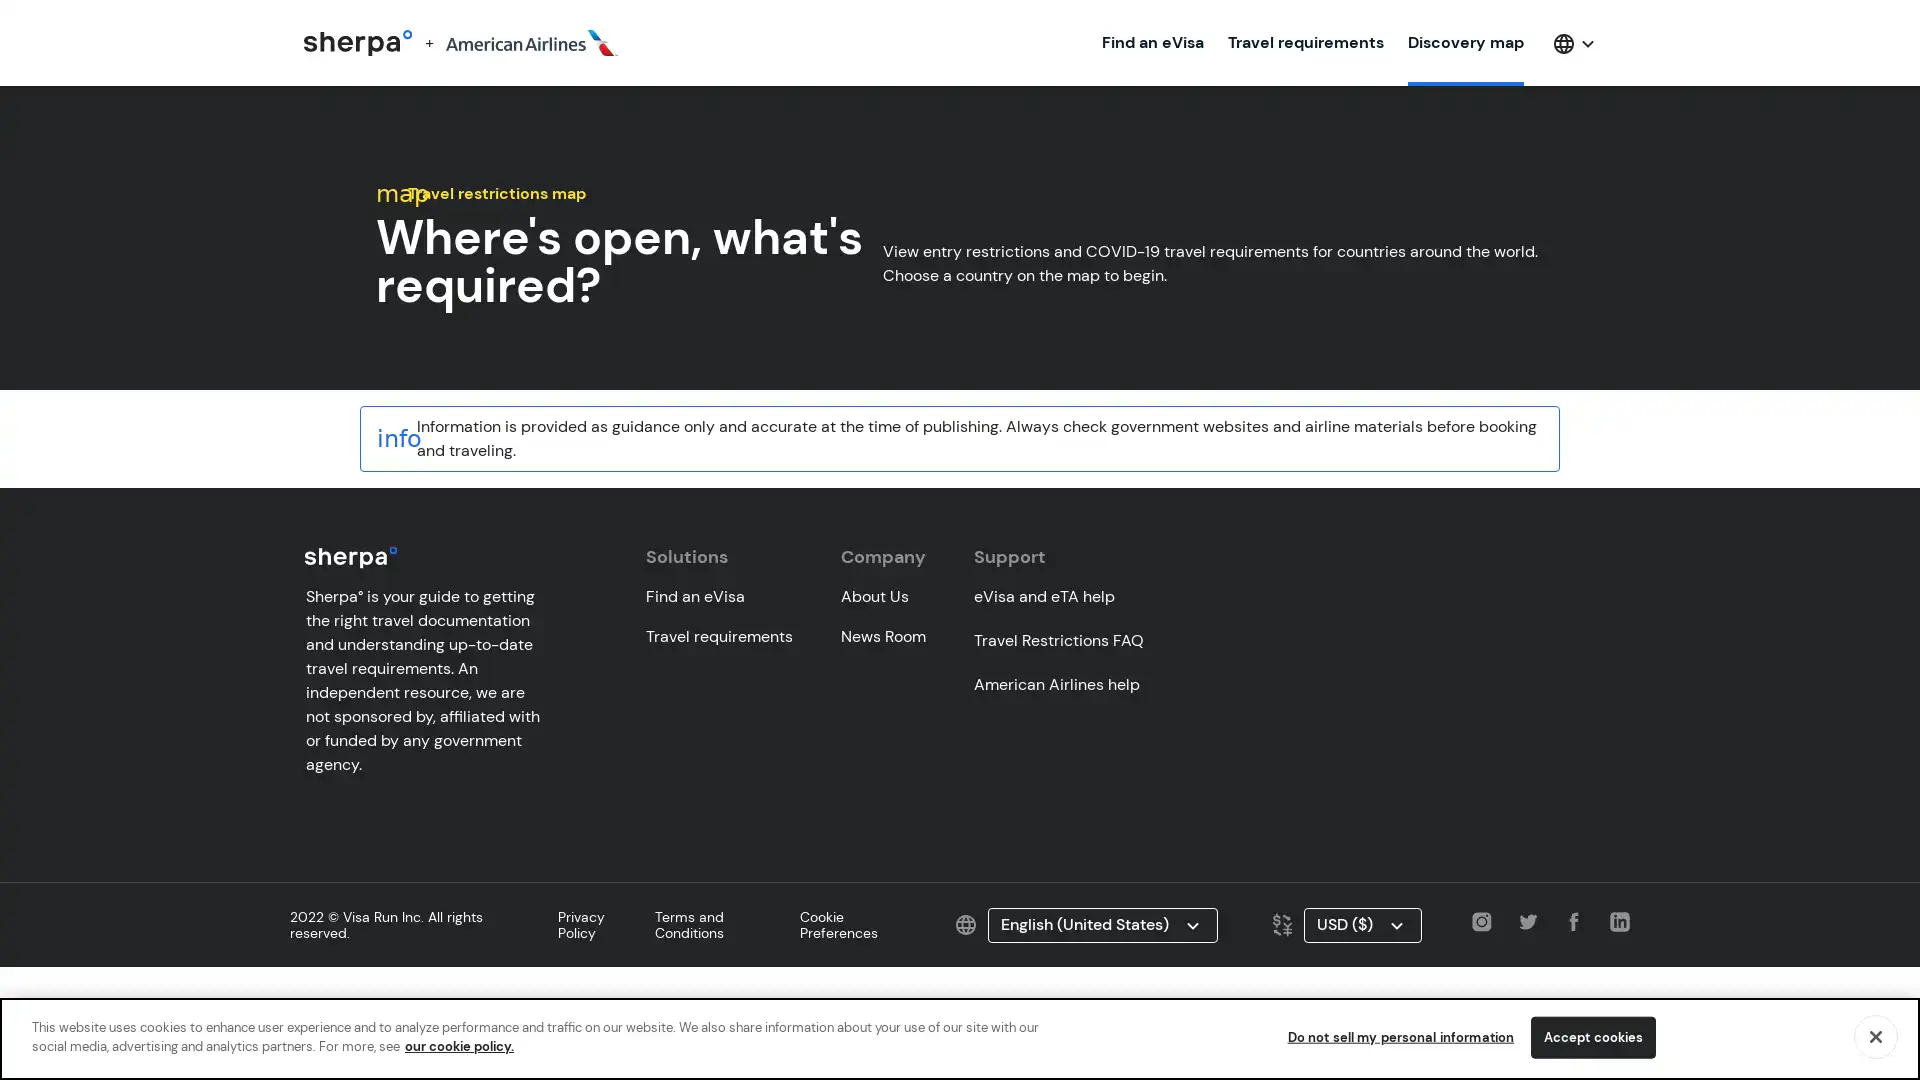 This screenshot has height=1080, width=1920. Describe the element at coordinates (1399, 1036) in the screenshot. I see `Do not sell my personal information` at that location.